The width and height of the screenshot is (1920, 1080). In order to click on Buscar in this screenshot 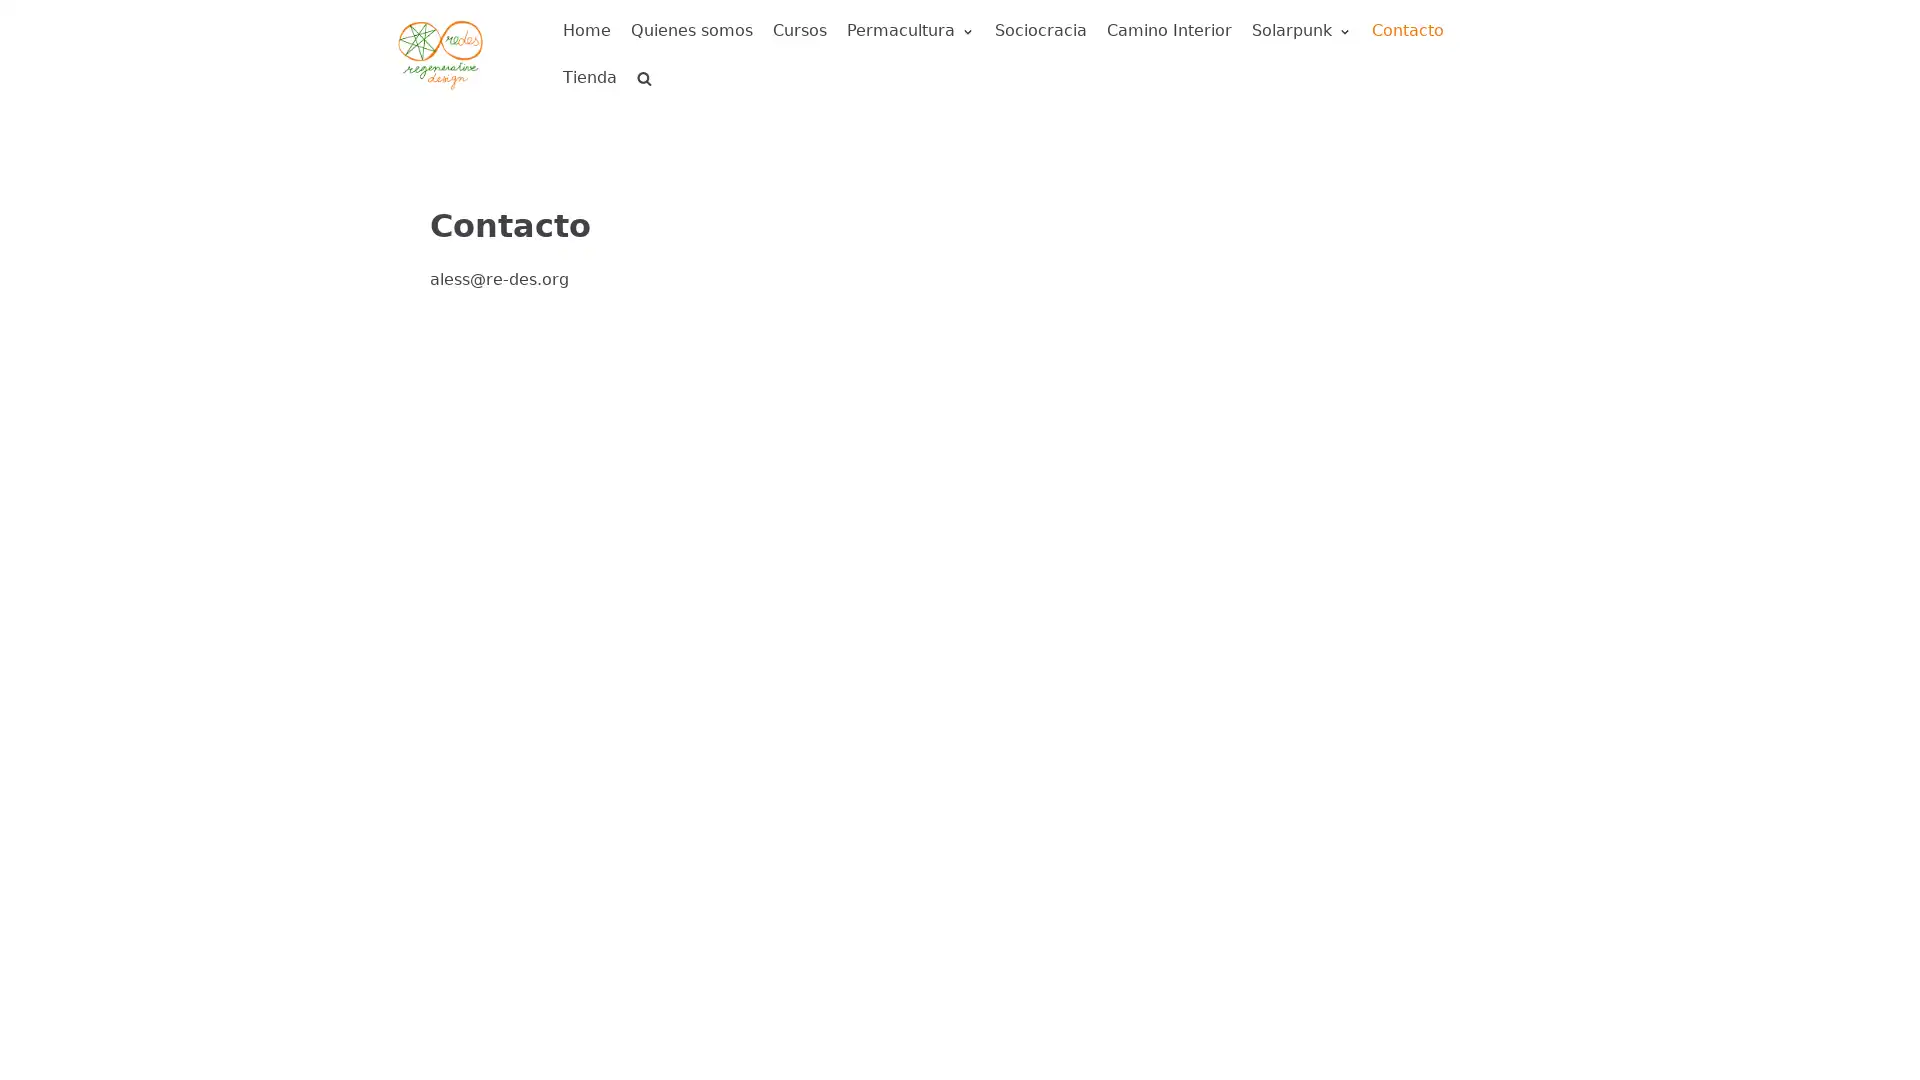, I will do `click(608, 122)`.